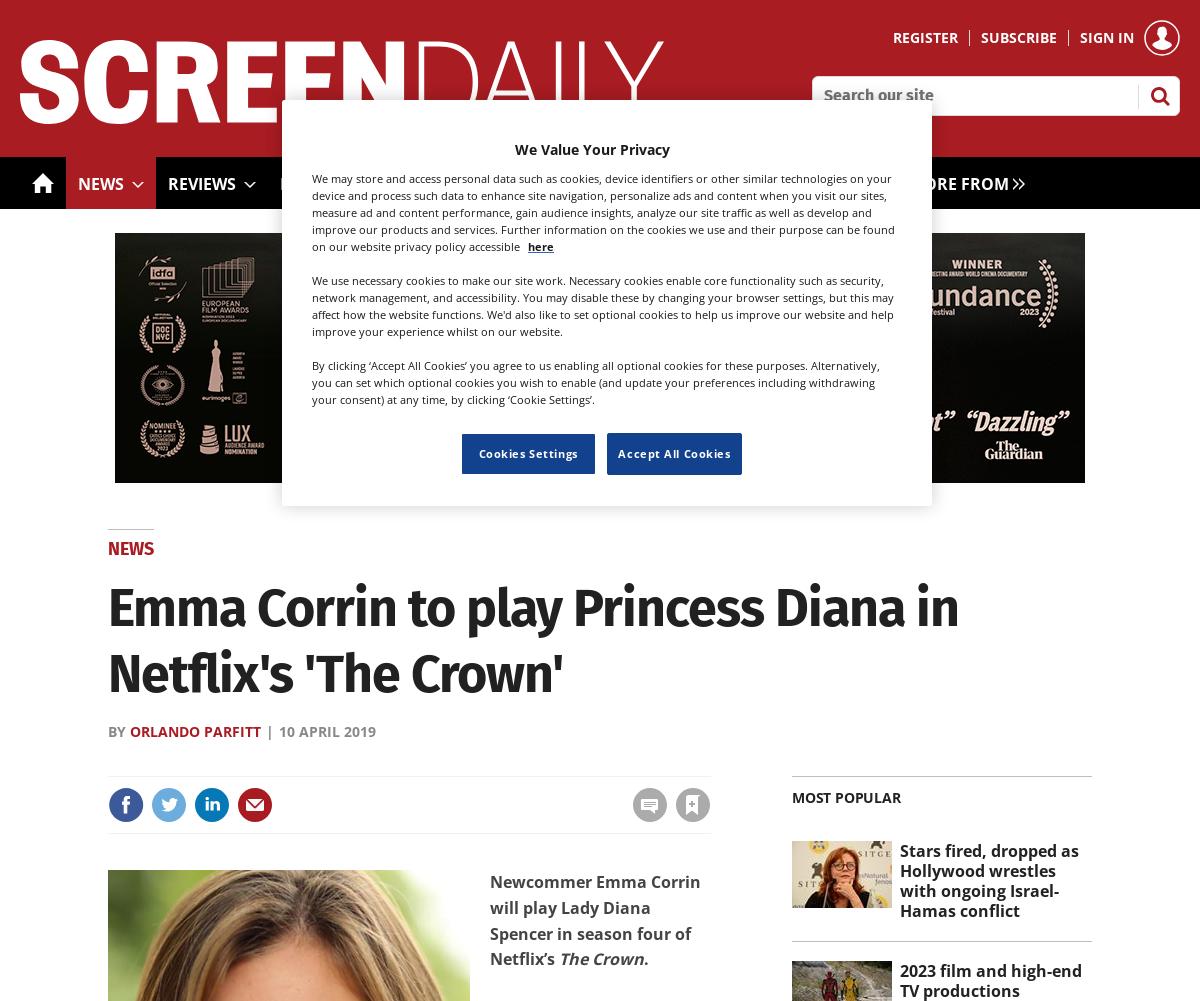  Describe the element at coordinates (432, 762) in the screenshot. I see `'Sign in'` at that location.